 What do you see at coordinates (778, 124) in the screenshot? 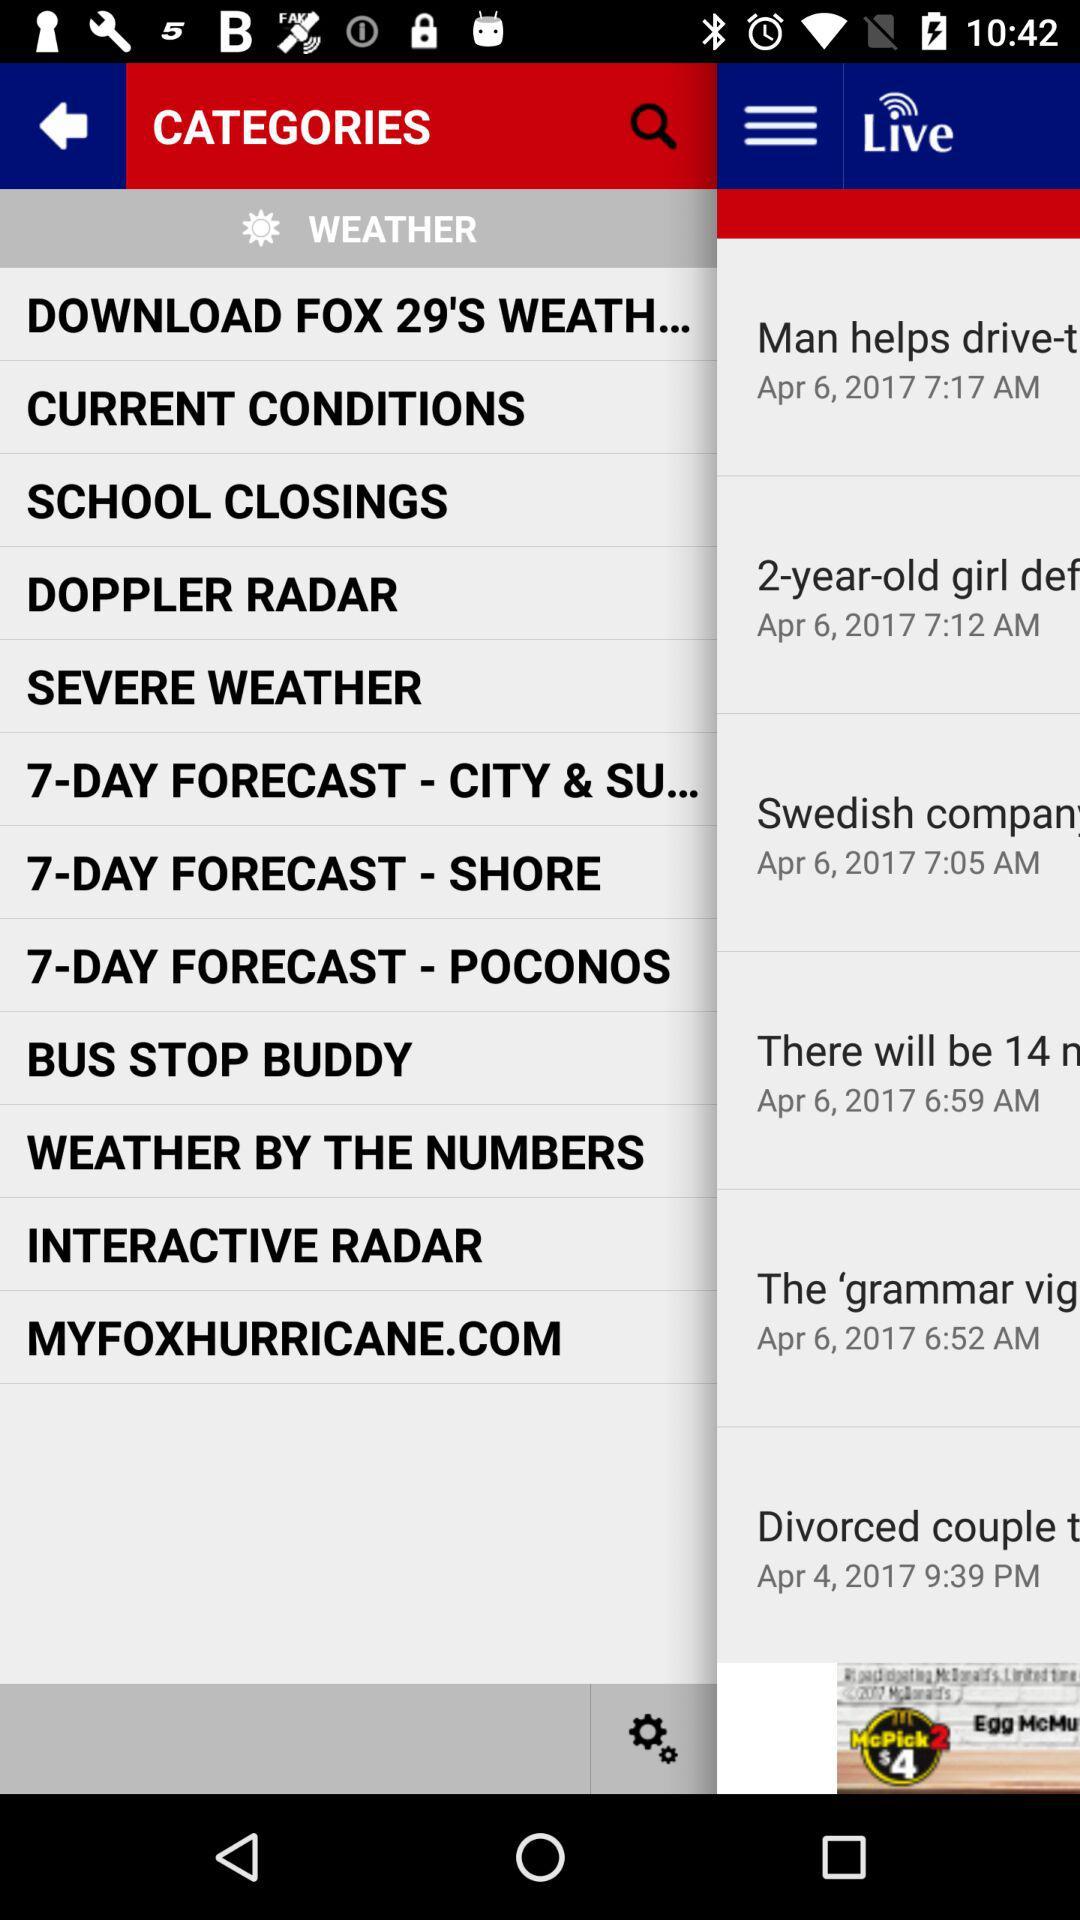
I see `the menu icon` at bounding box center [778, 124].